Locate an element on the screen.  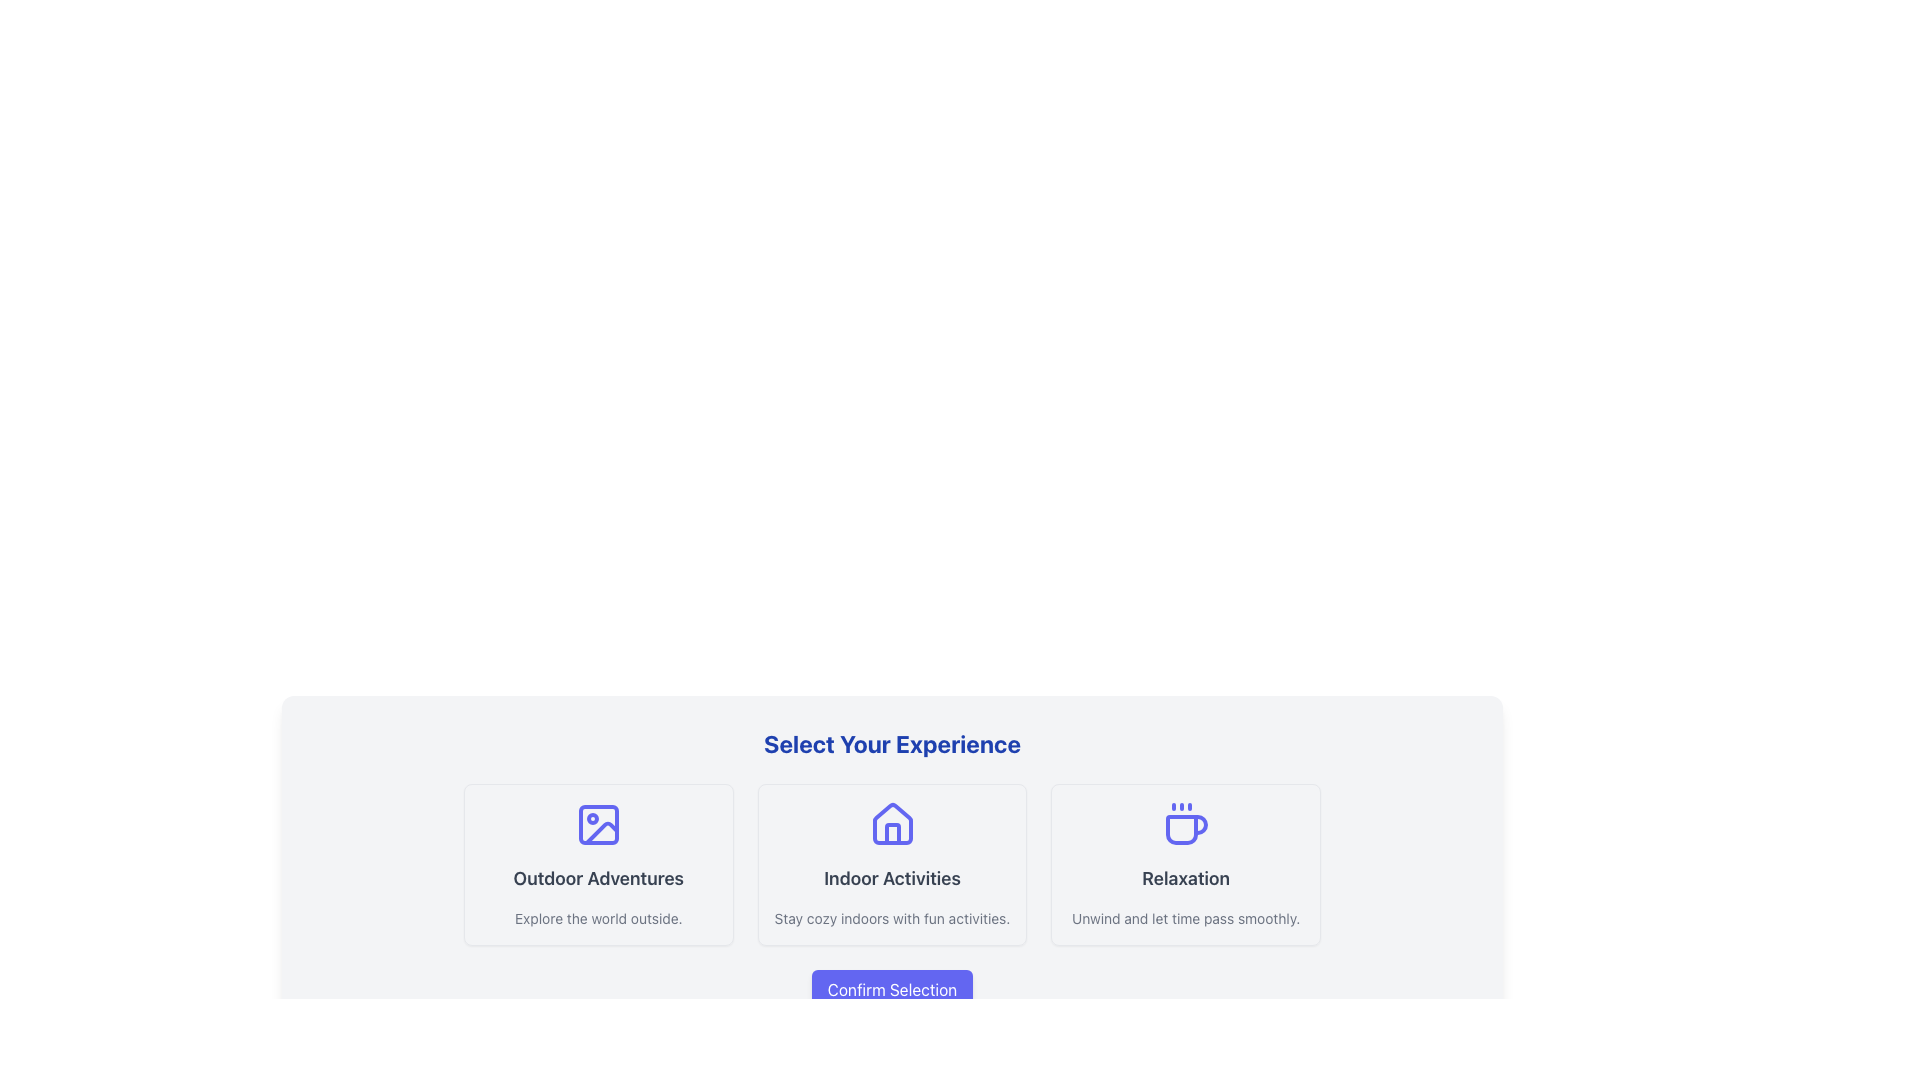
the rectangular card styled with a soft border and shadow, featuring the text 'Indoor Activities' centered in bold is located at coordinates (891, 863).